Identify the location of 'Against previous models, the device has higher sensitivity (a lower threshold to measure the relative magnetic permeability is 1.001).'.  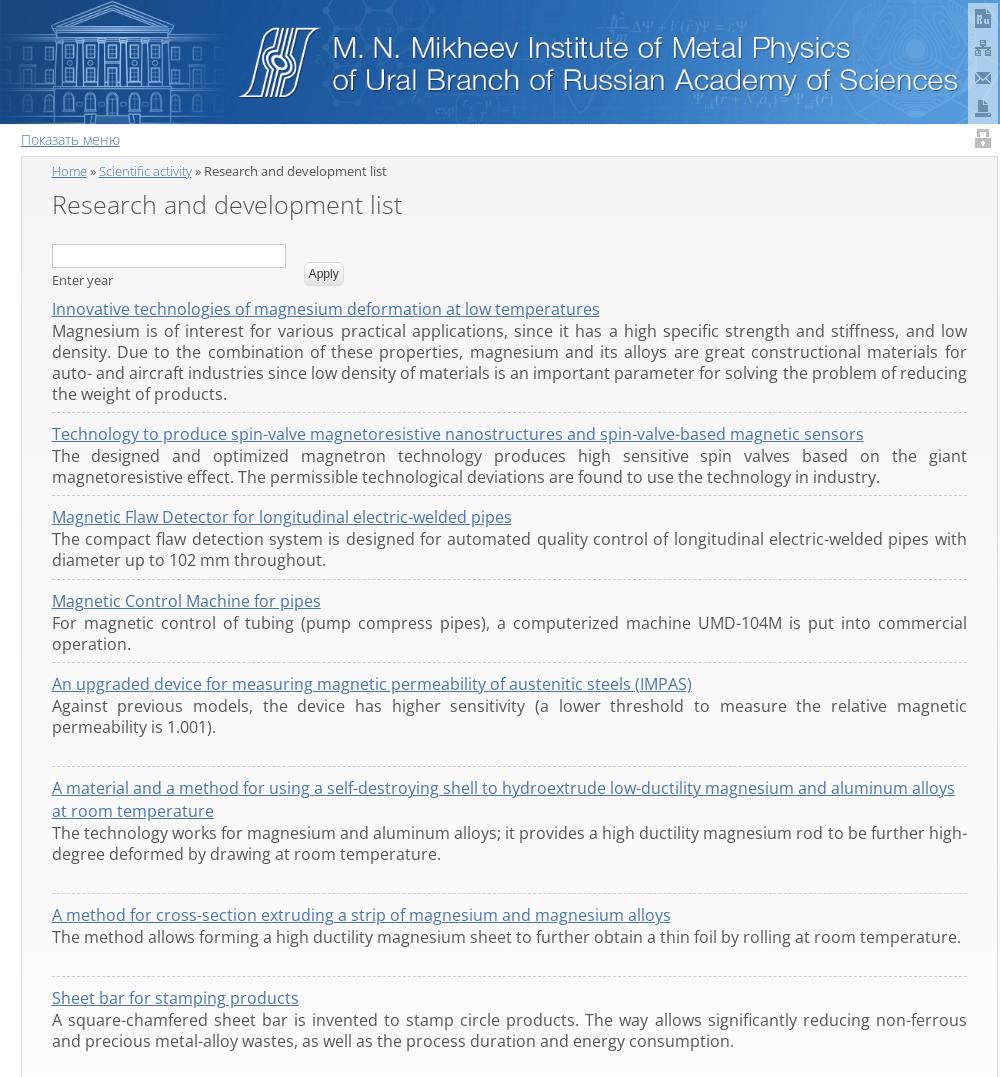
(508, 715).